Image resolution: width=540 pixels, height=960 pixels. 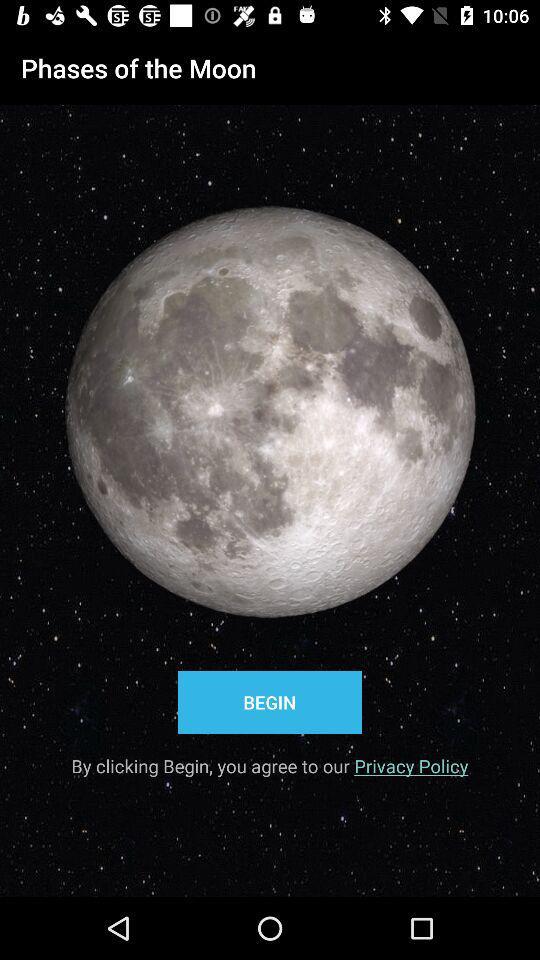 I want to click on by clicking begin, so click(x=269, y=758).